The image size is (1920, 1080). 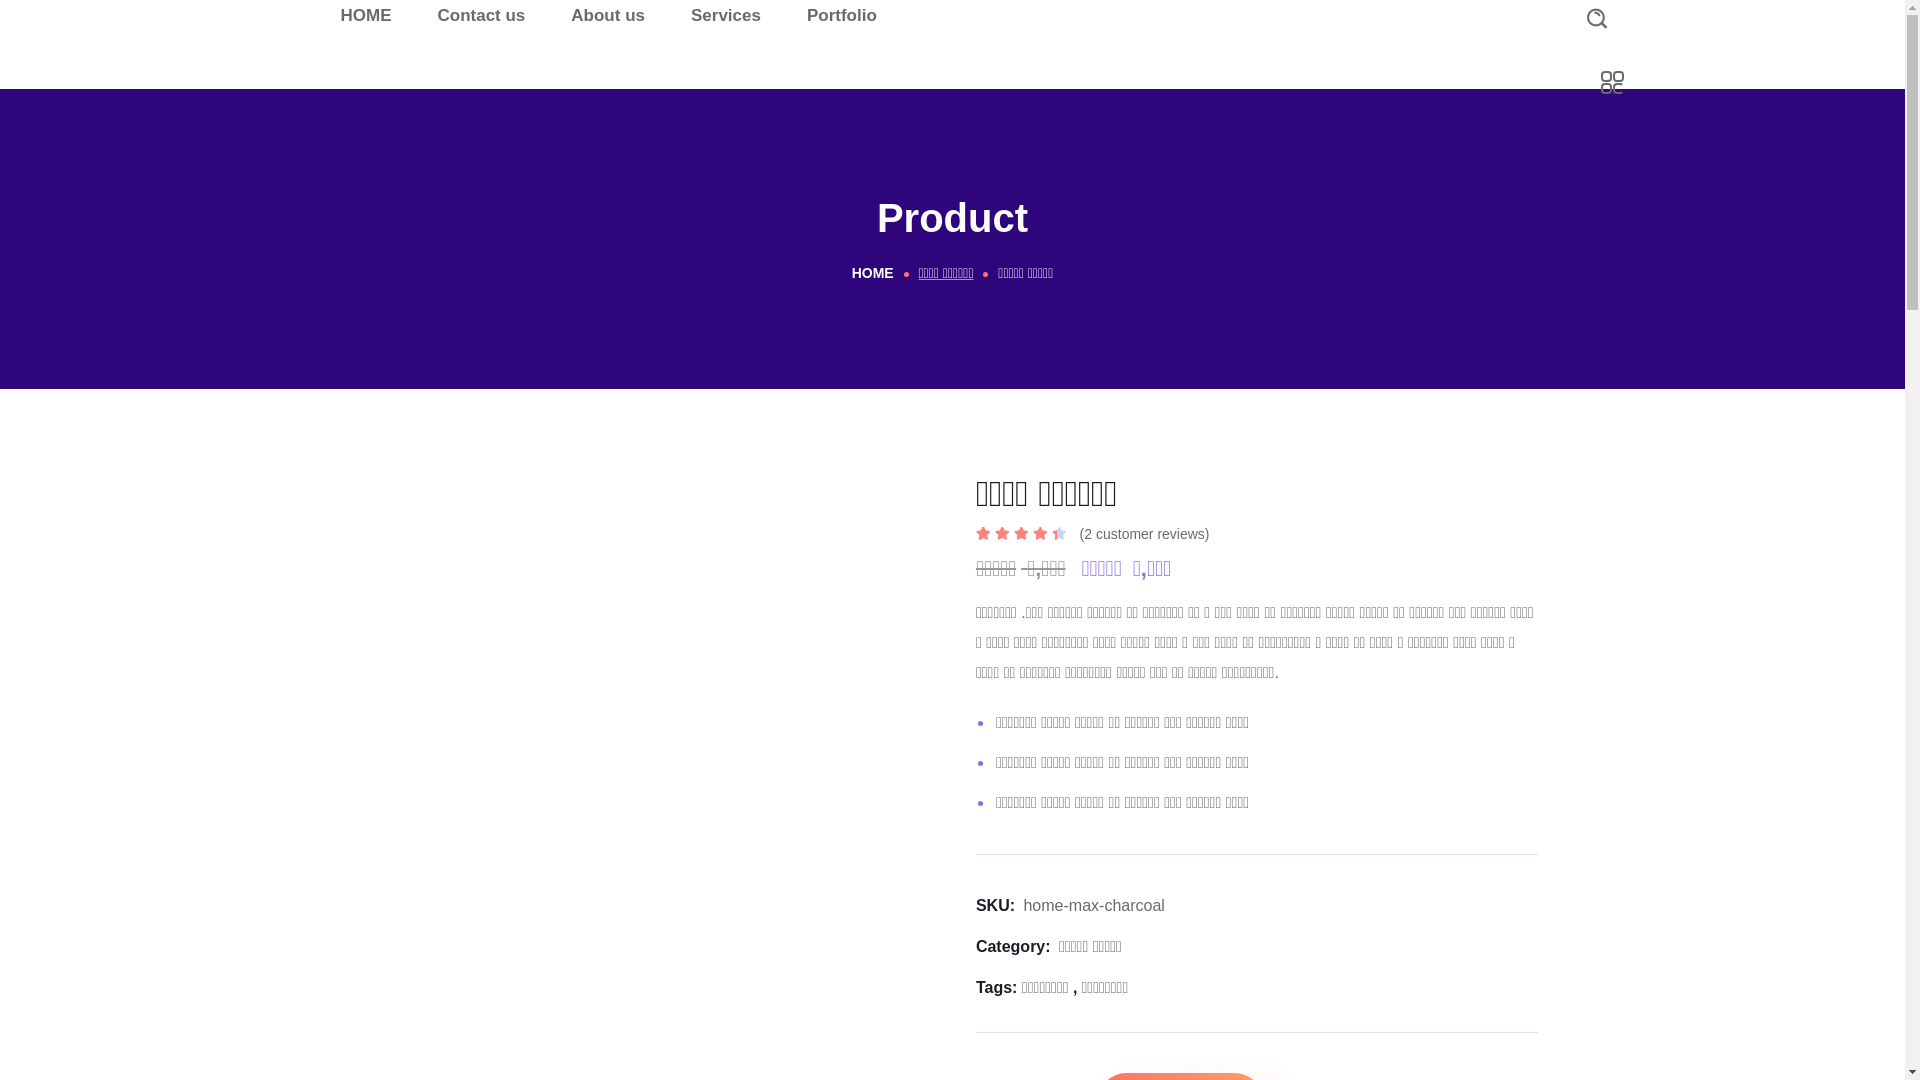 I want to click on 'Portfolio', so click(x=841, y=15).